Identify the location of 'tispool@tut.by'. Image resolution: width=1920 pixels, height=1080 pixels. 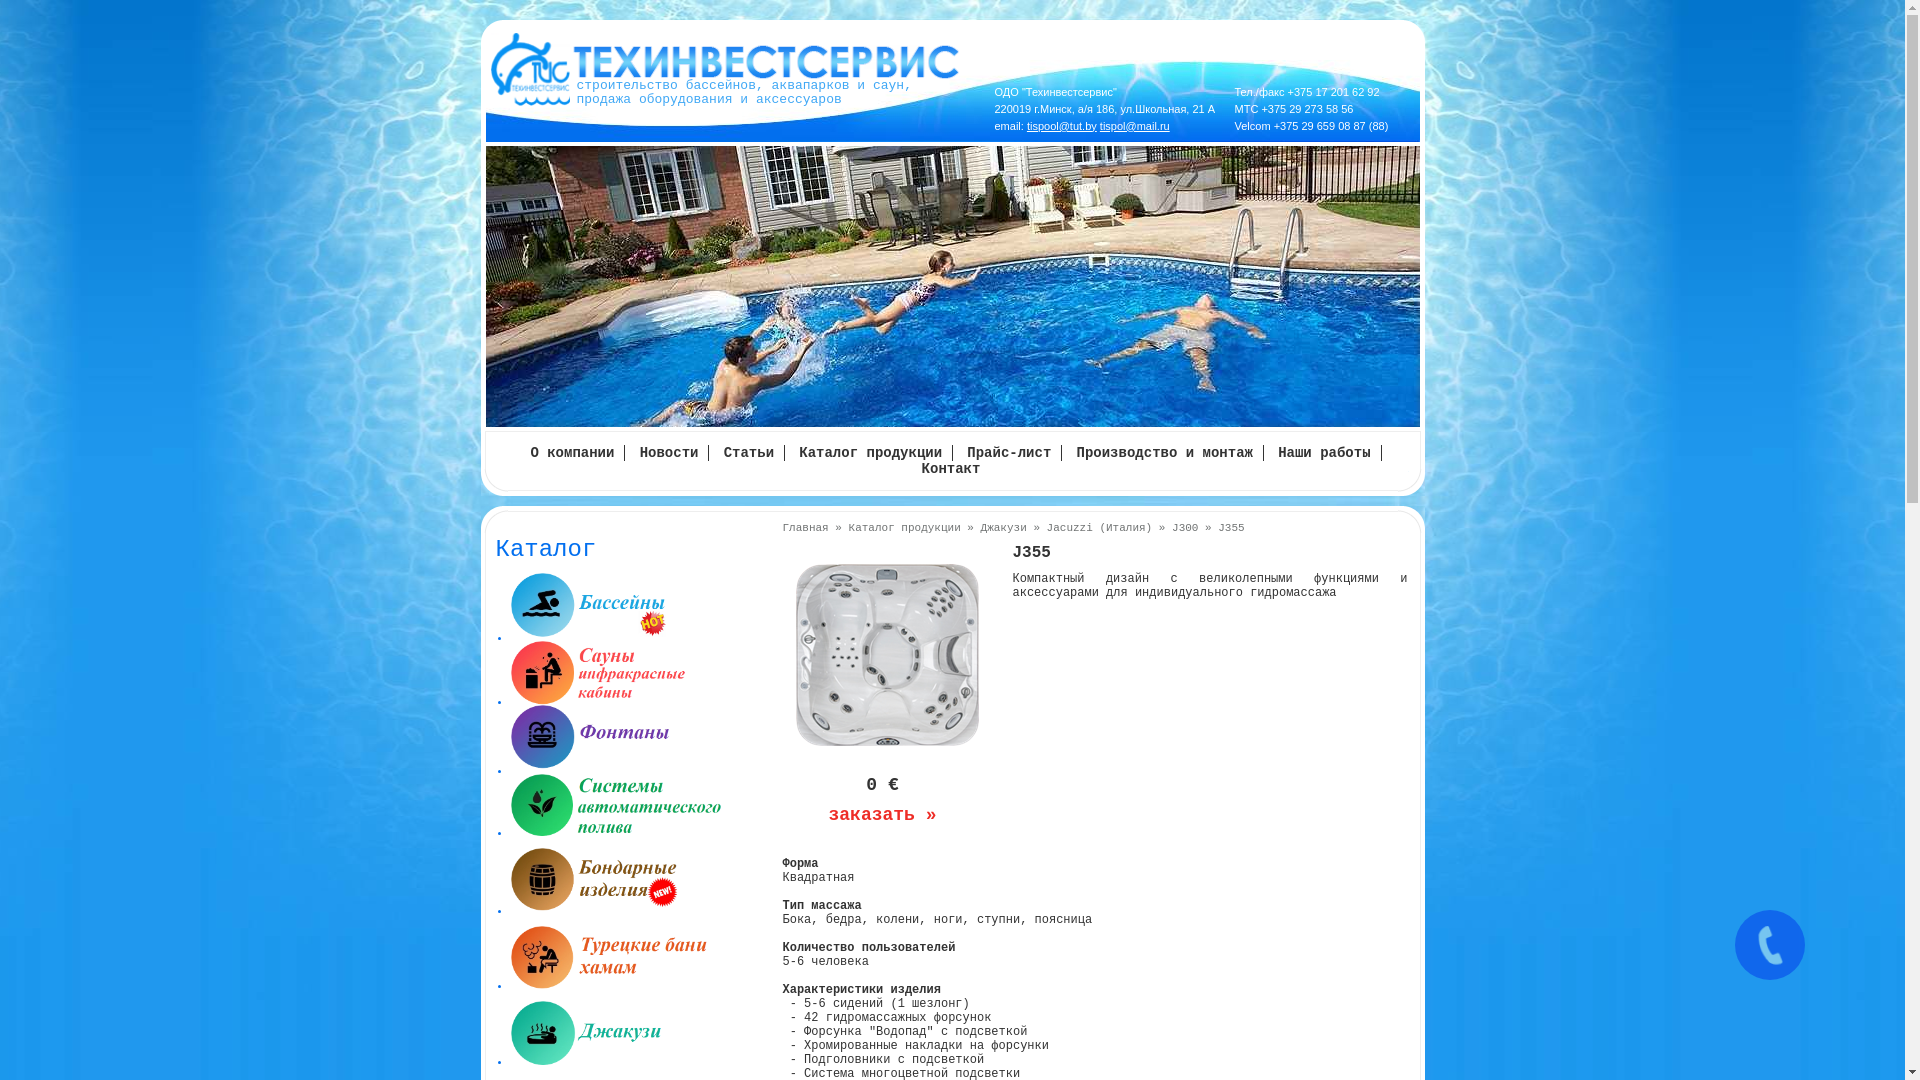
(1060, 126).